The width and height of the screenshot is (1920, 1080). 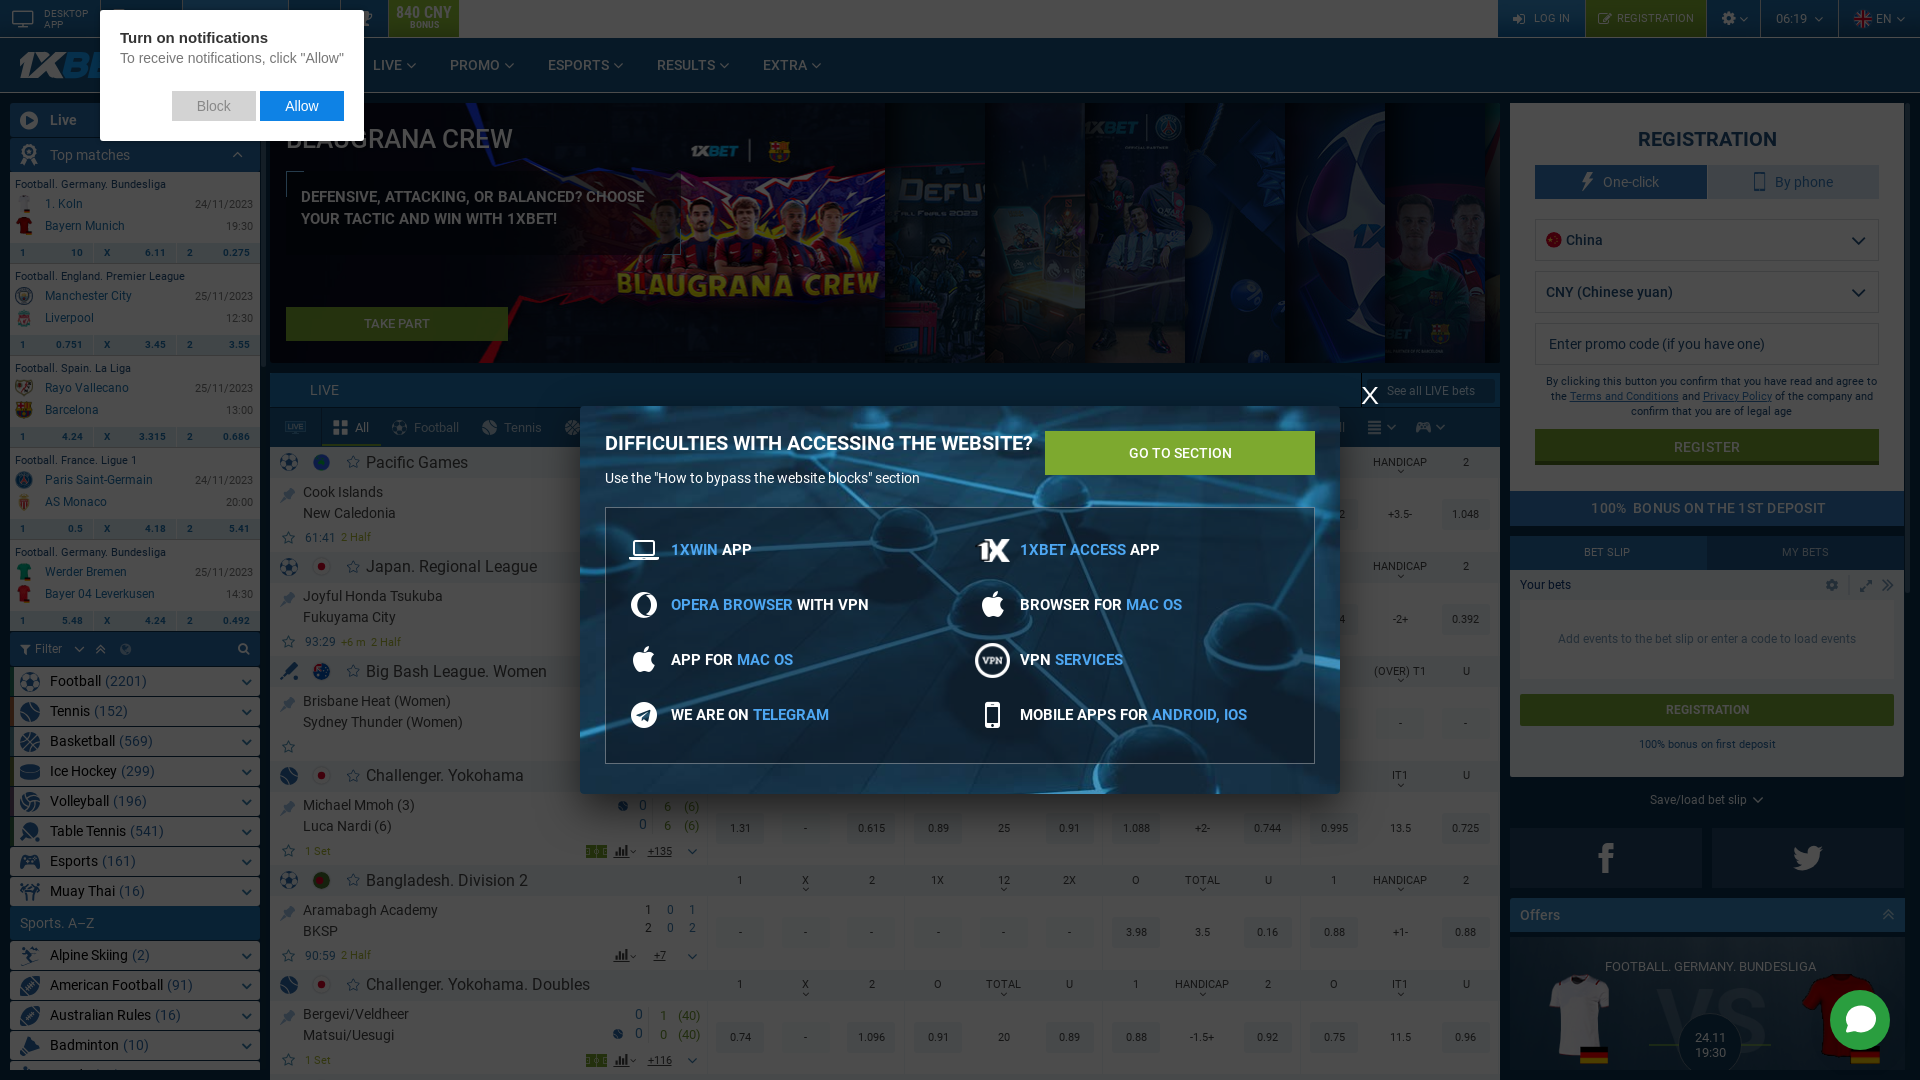 I want to click on 'MY BETS', so click(x=1805, y=552).